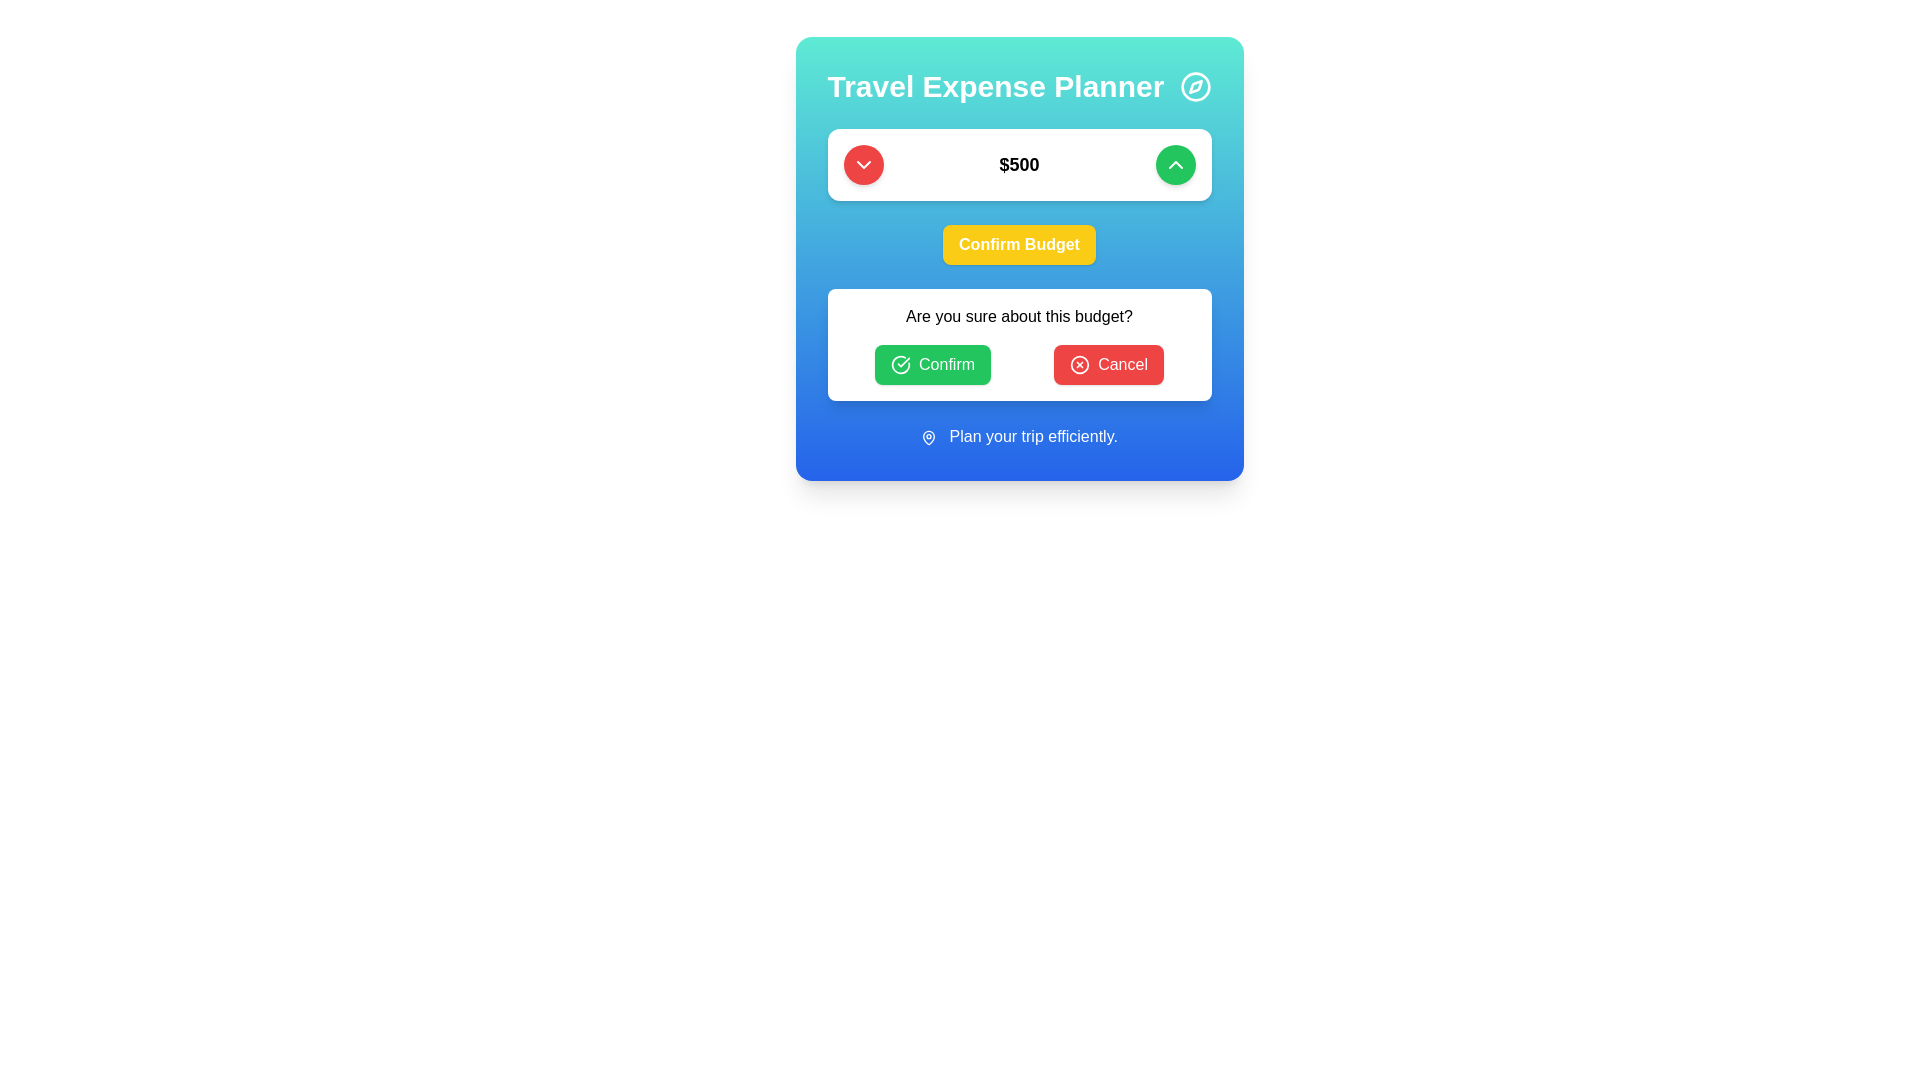 This screenshot has width=1920, height=1080. I want to click on the upward-facing chevron-shaped white icon within the circular bright green button located on the right side of the '$500' white bar, so click(1175, 164).